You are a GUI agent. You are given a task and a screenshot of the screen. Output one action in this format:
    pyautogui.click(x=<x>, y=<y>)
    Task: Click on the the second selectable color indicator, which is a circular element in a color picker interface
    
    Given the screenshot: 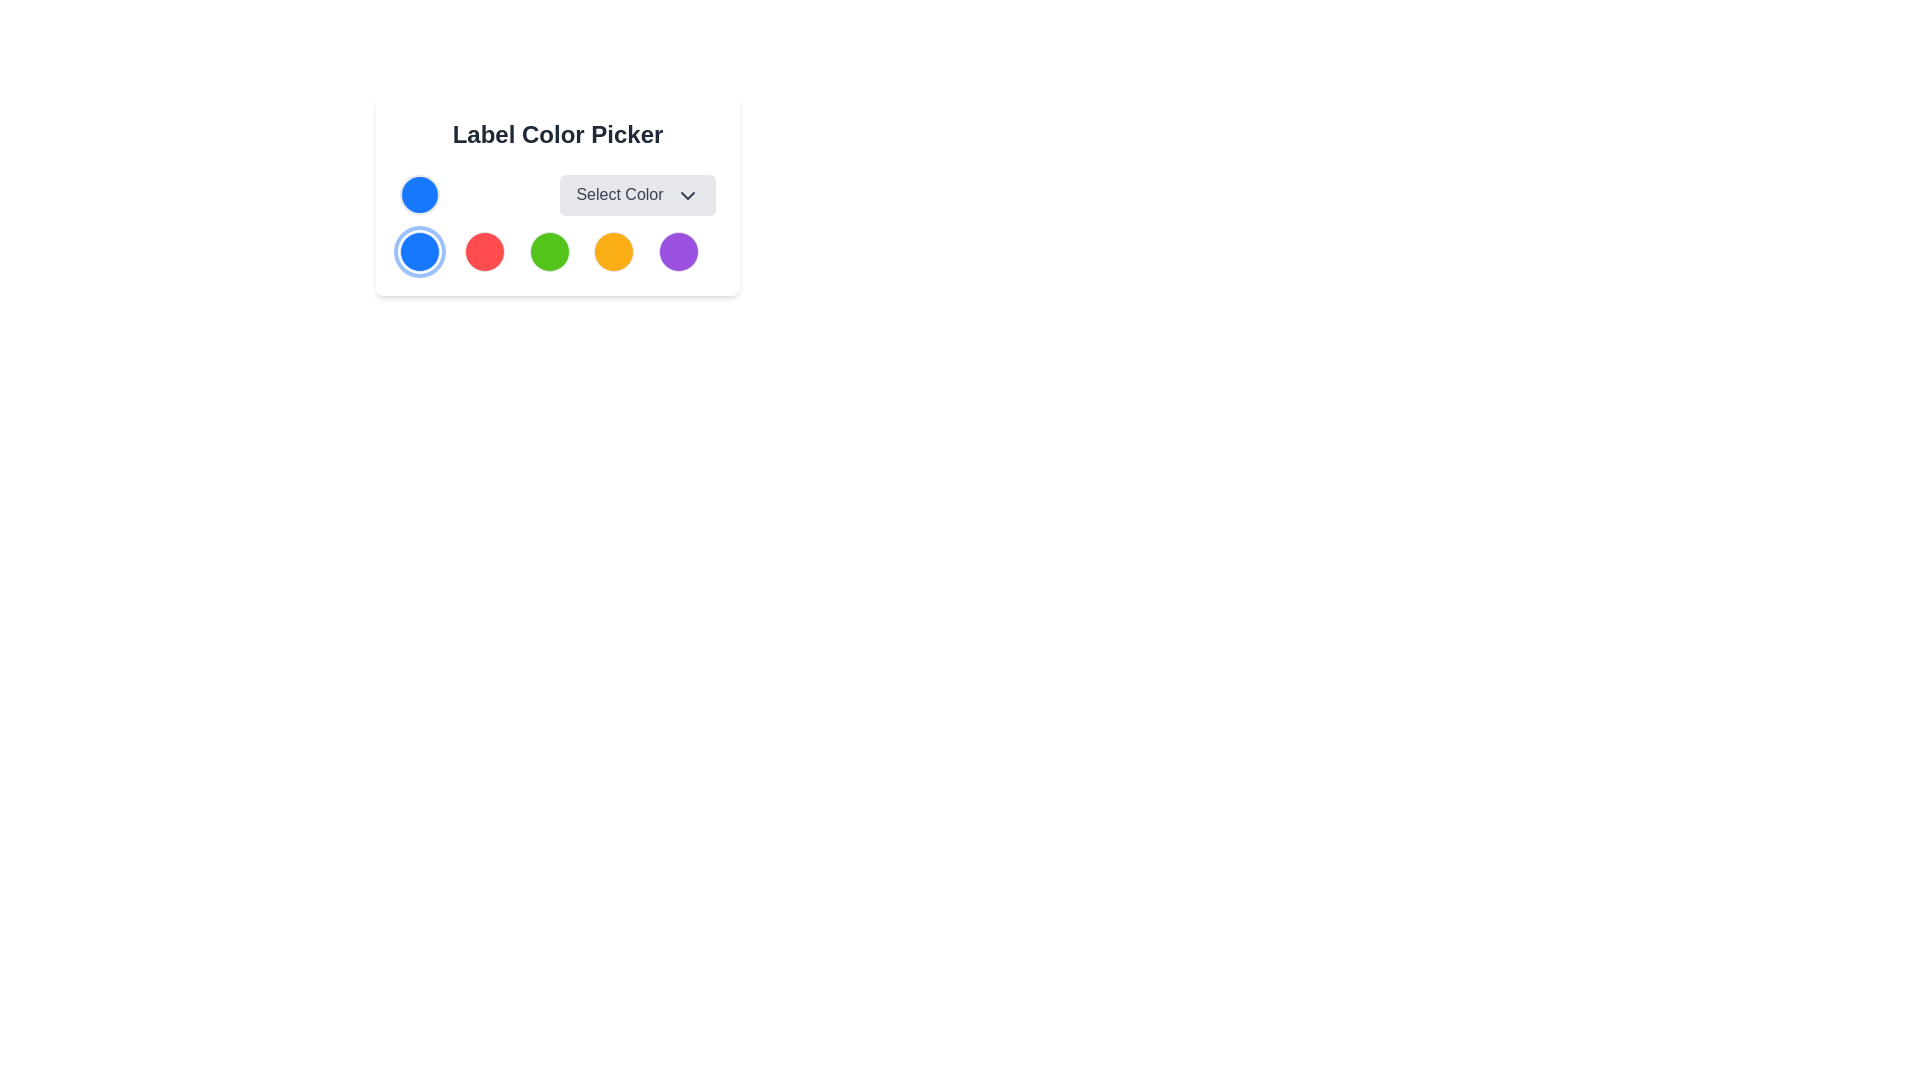 What is the action you would take?
    pyautogui.click(x=484, y=250)
    